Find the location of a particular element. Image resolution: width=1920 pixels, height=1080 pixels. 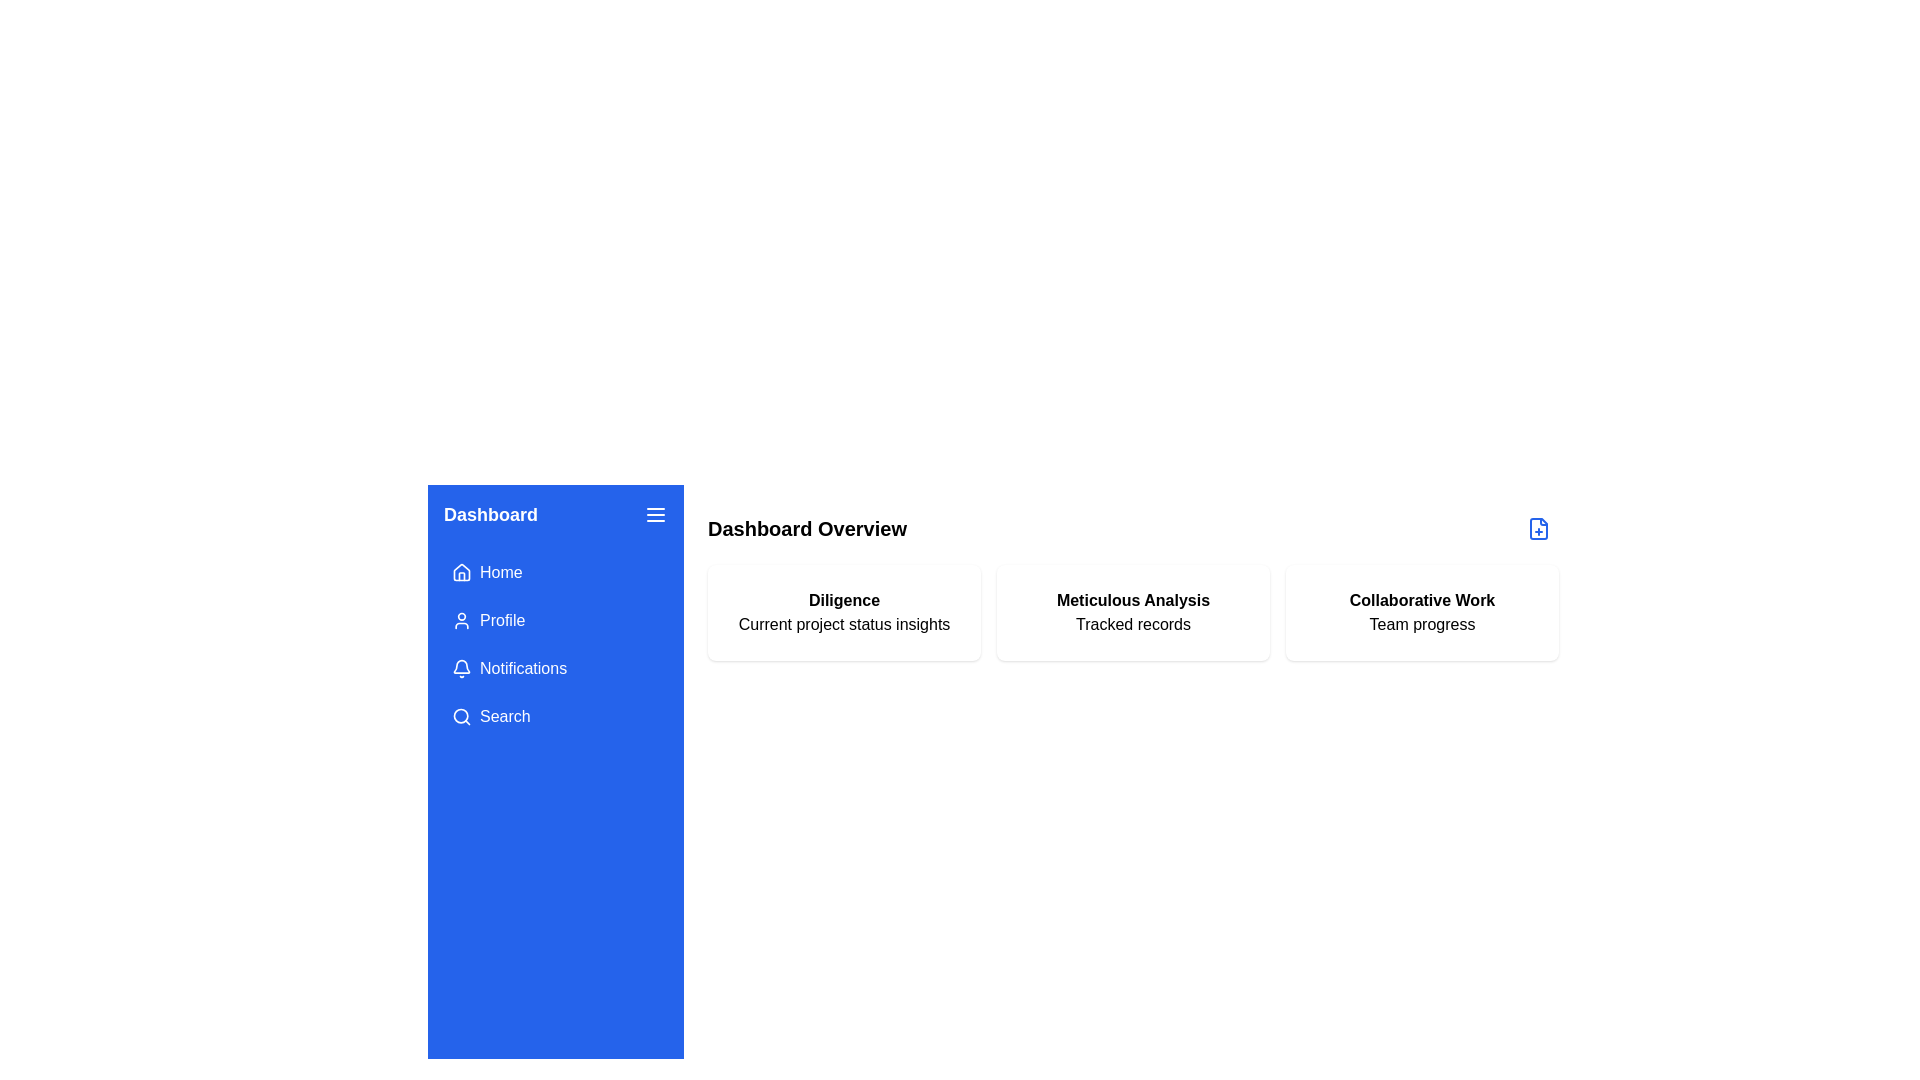

text label that serves as a title or heading within the rightmost card in the dashboard layout, positioned above the text 'Team progress' is located at coordinates (1421, 600).